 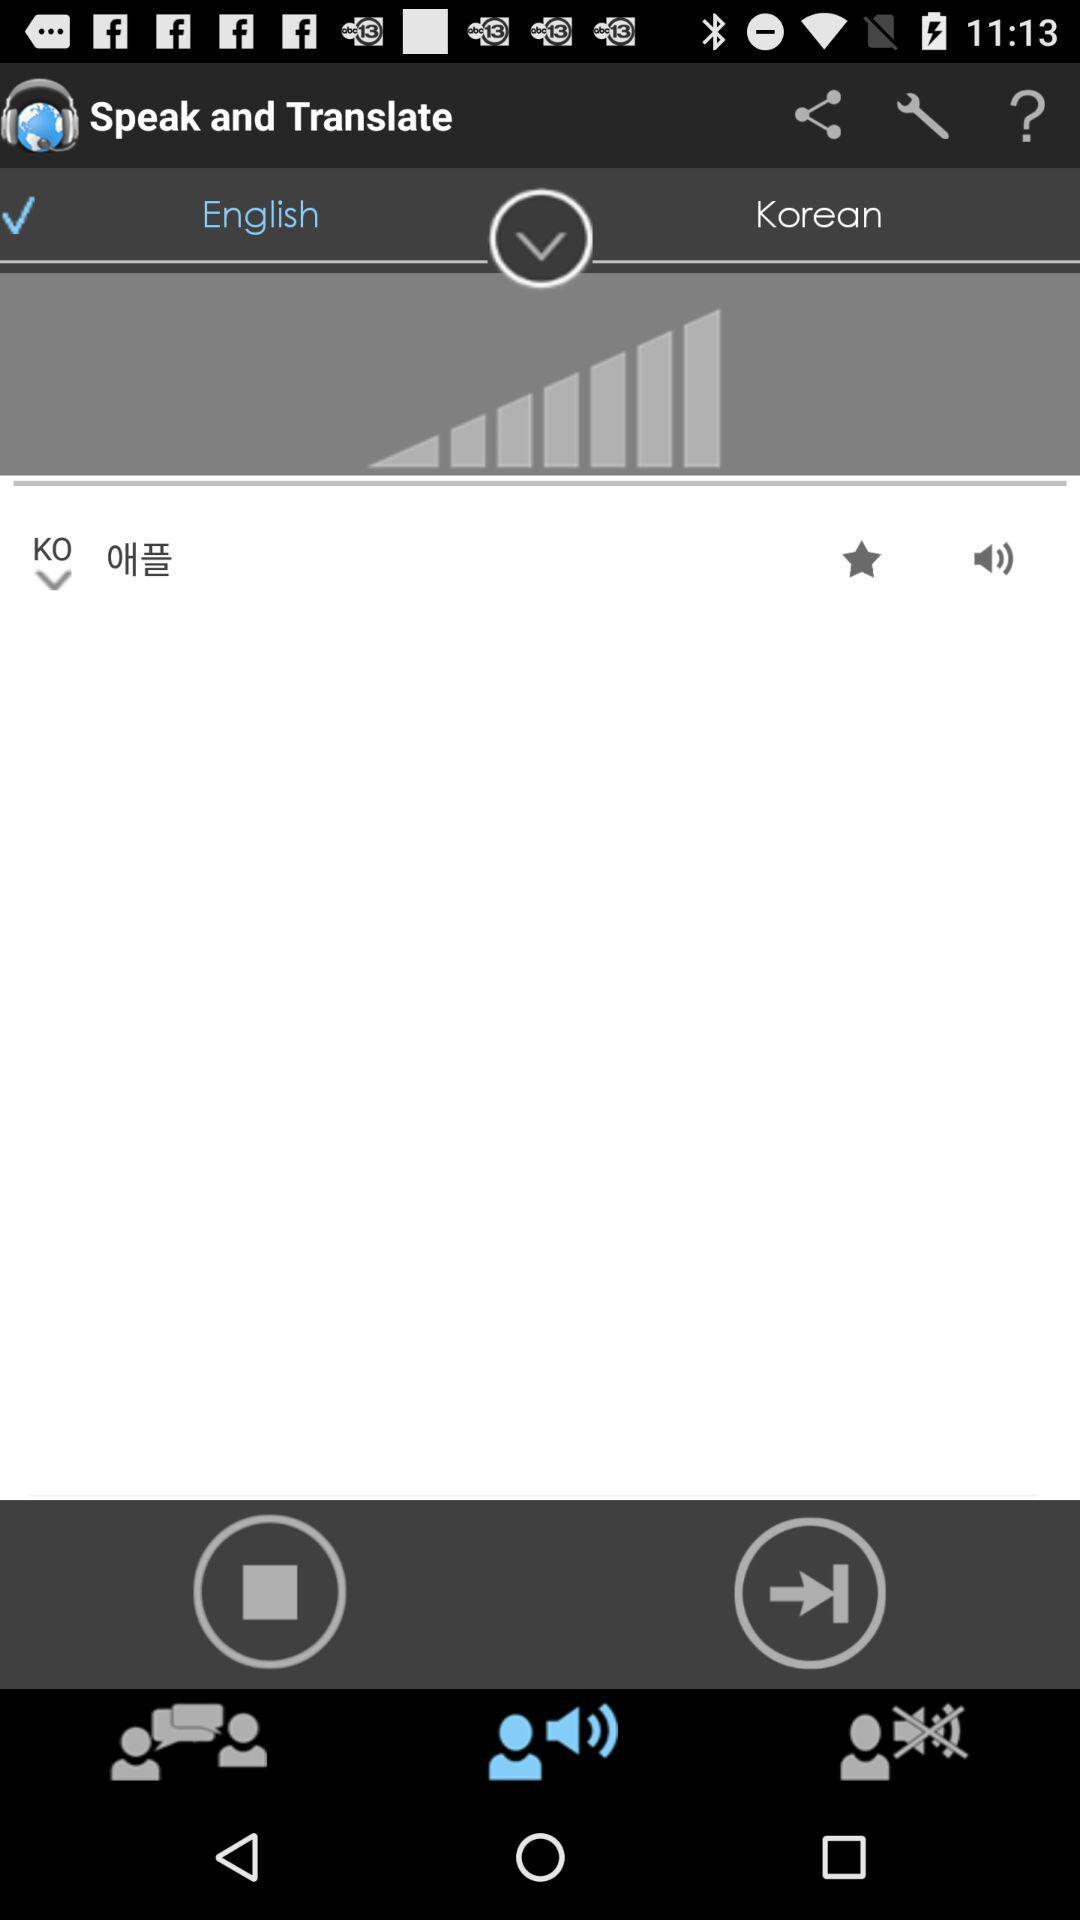 I want to click on record your voice, so click(x=270, y=1590).